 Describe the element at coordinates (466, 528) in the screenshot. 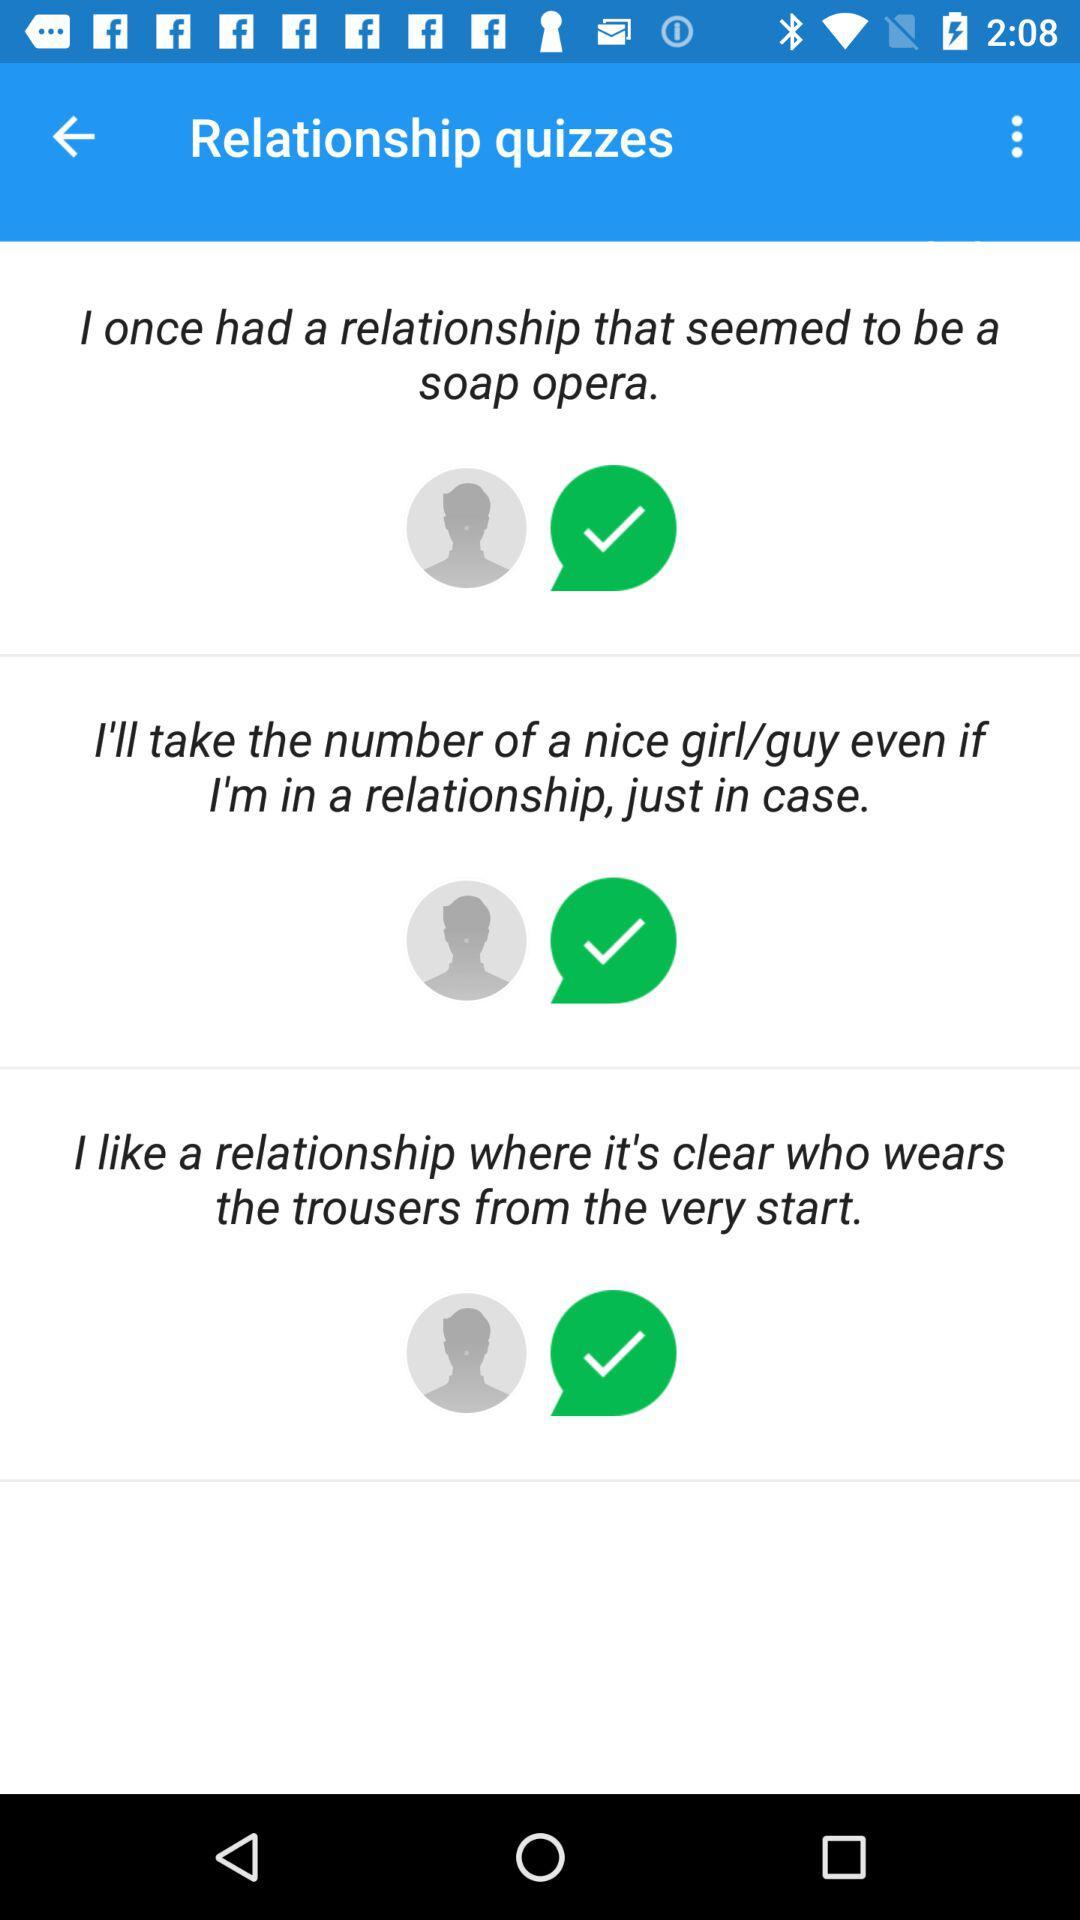

I see `the profile icon which is below the text i once had a relationship that seemed to be a soap opera` at that location.